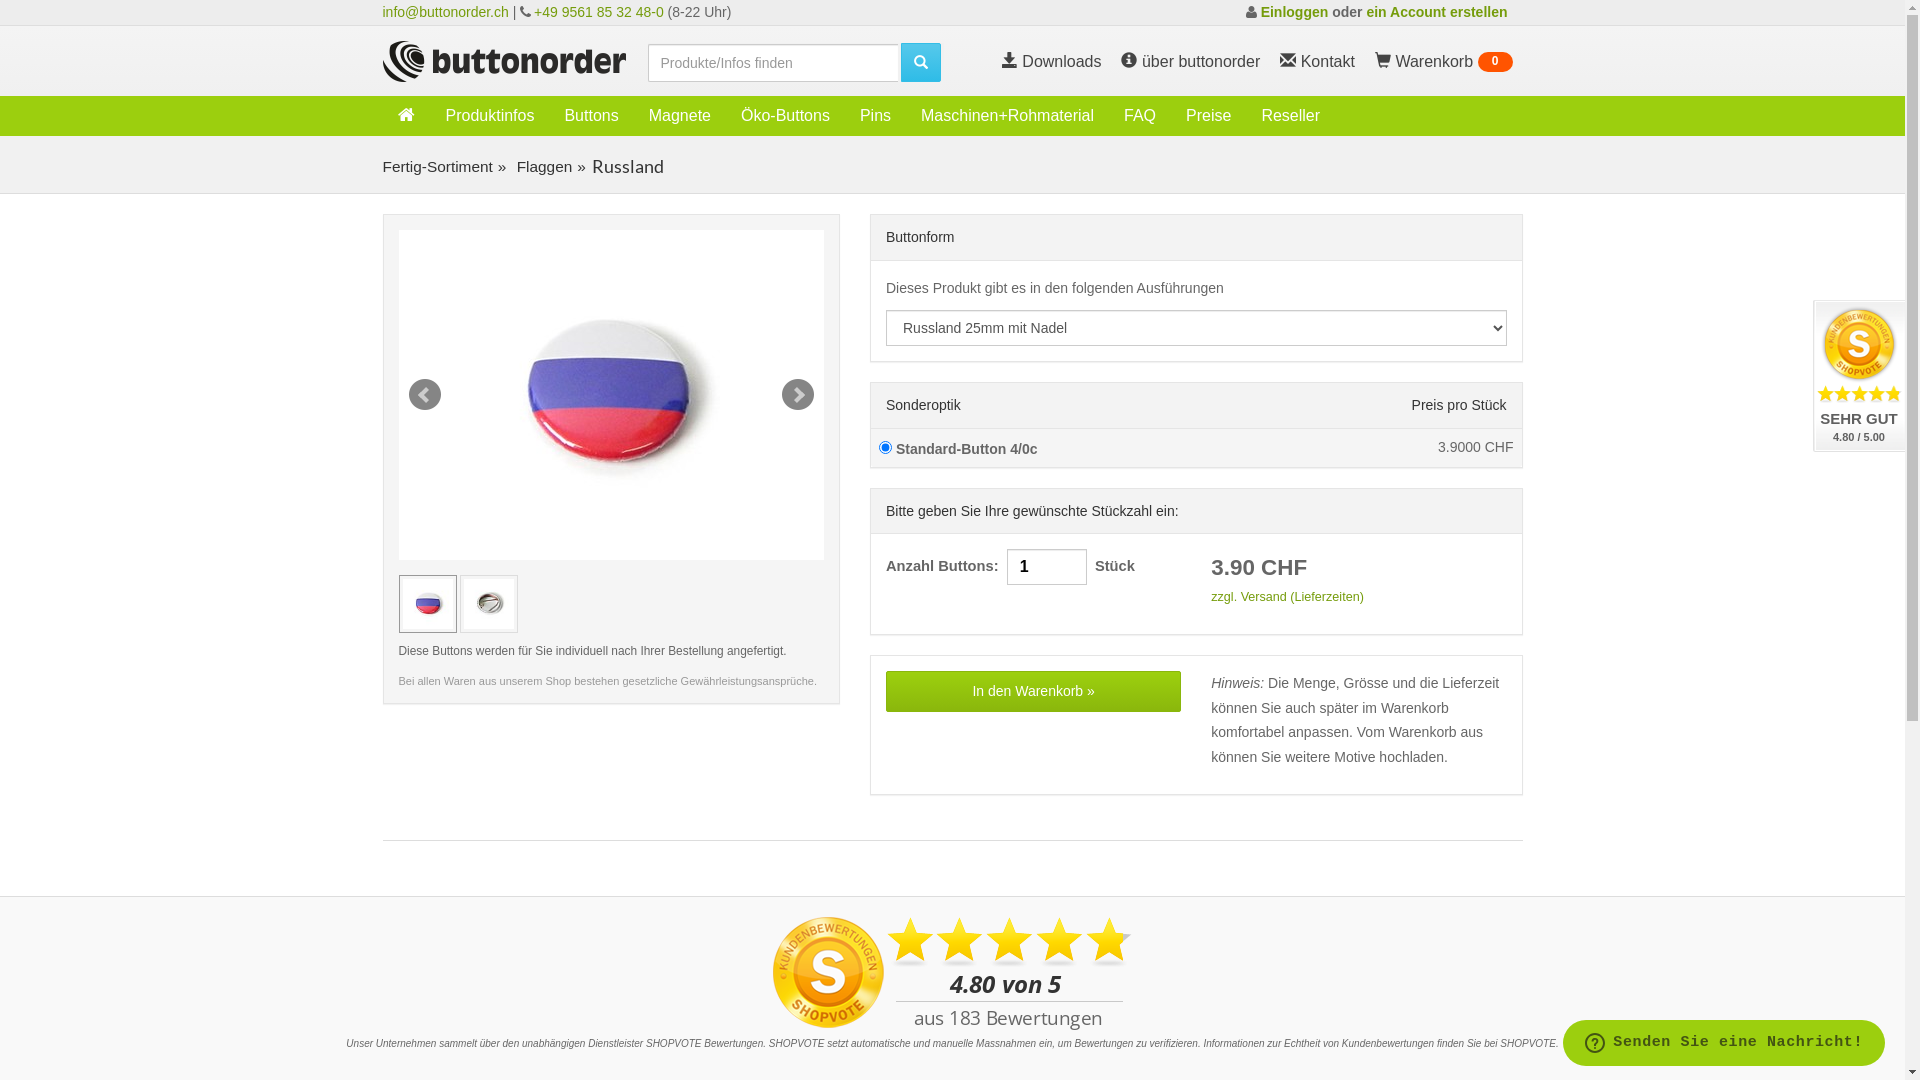  What do you see at coordinates (503, 59) in the screenshot?
I see `'Weiter zur Buttonorder-Startseite'` at bounding box center [503, 59].